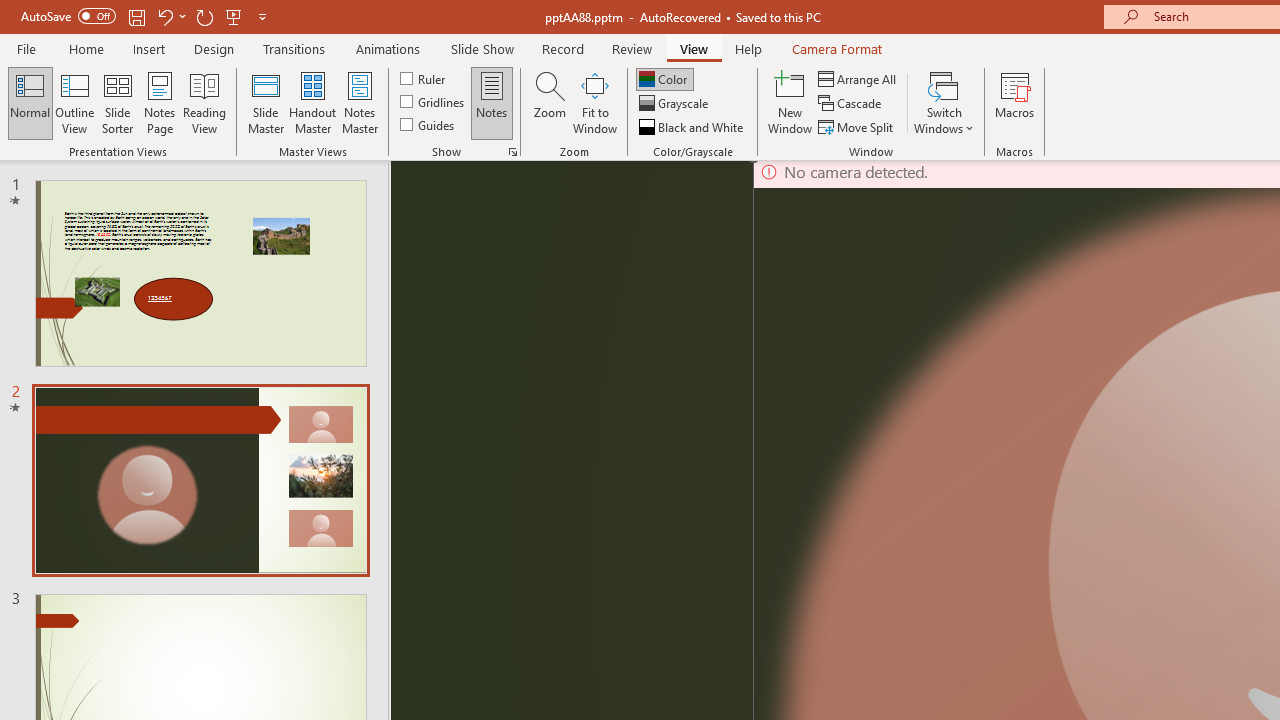  What do you see at coordinates (513, 150) in the screenshot?
I see `'Grid Settings...'` at bounding box center [513, 150].